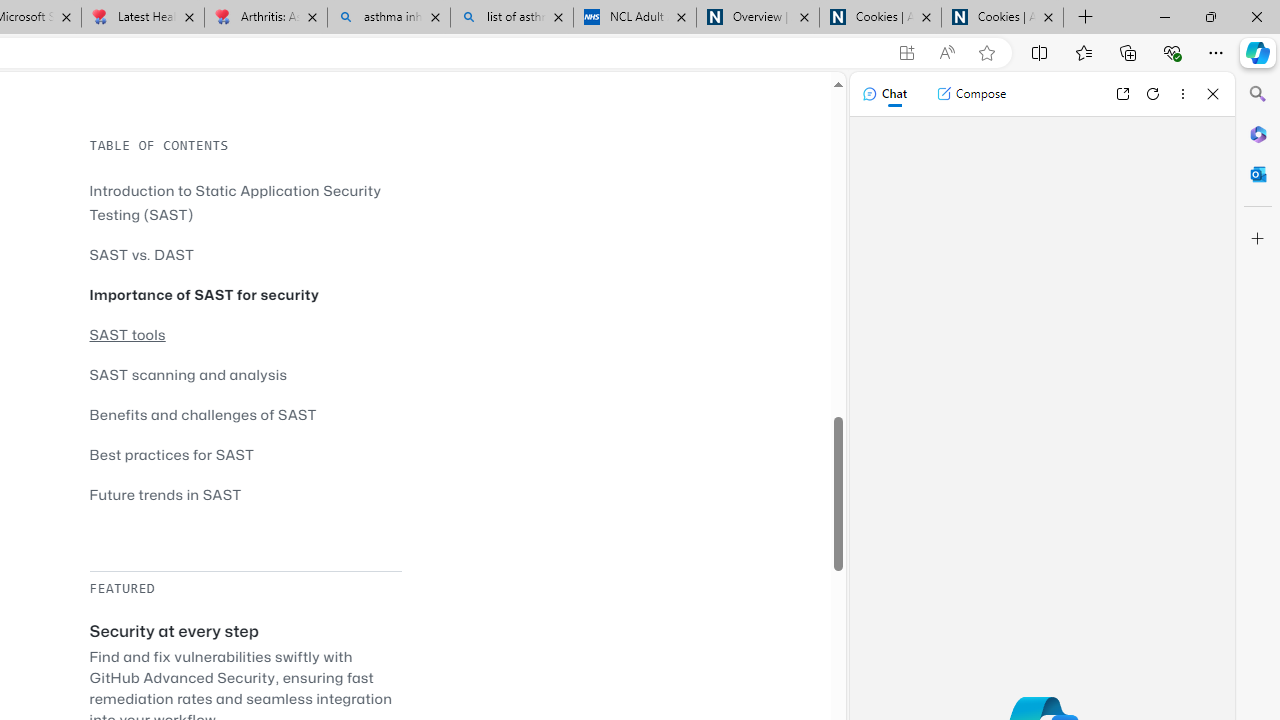 This screenshot has width=1280, height=720. What do you see at coordinates (172, 454) in the screenshot?
I see `'Best practices for SAST'` at bounding box center [172, 454].